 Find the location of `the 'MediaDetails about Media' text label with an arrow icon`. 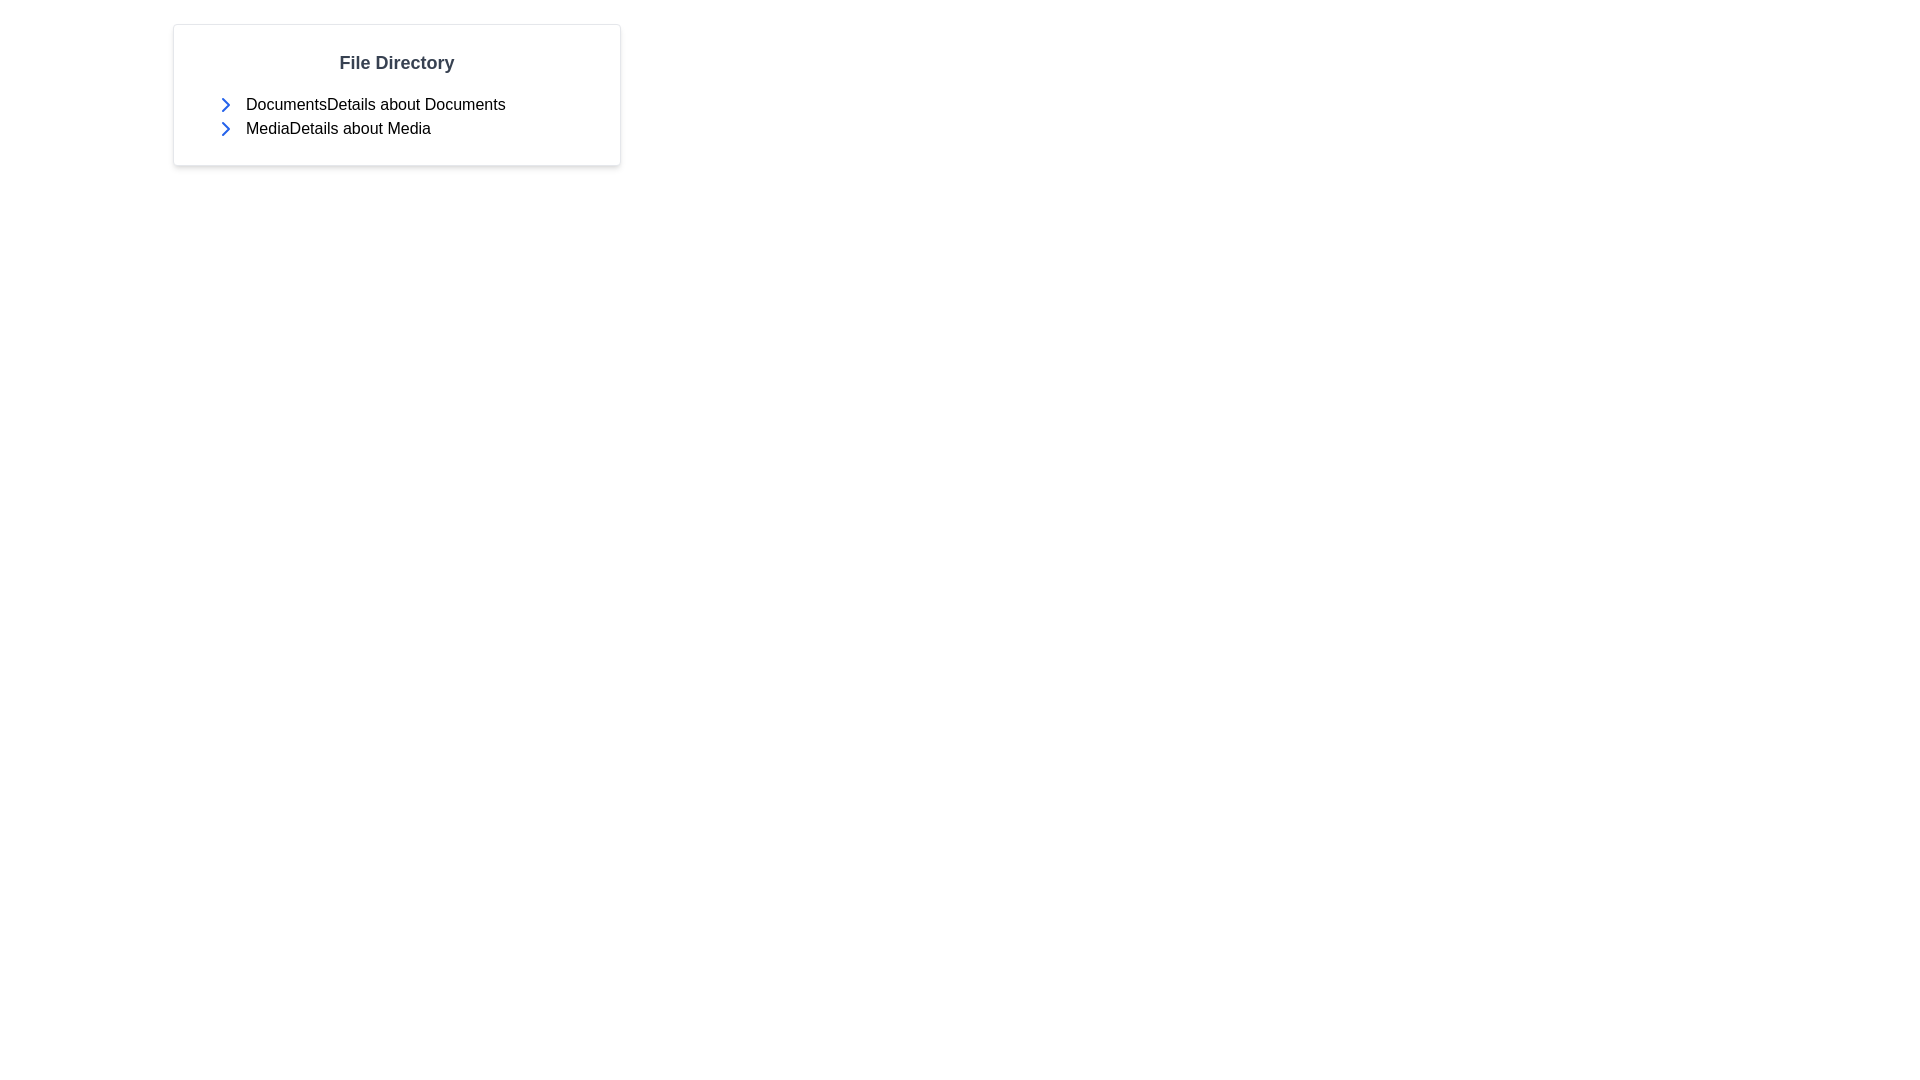

the 'MediaDetails about Media' text label with an arrow icon is located at coordinates (403, 128).